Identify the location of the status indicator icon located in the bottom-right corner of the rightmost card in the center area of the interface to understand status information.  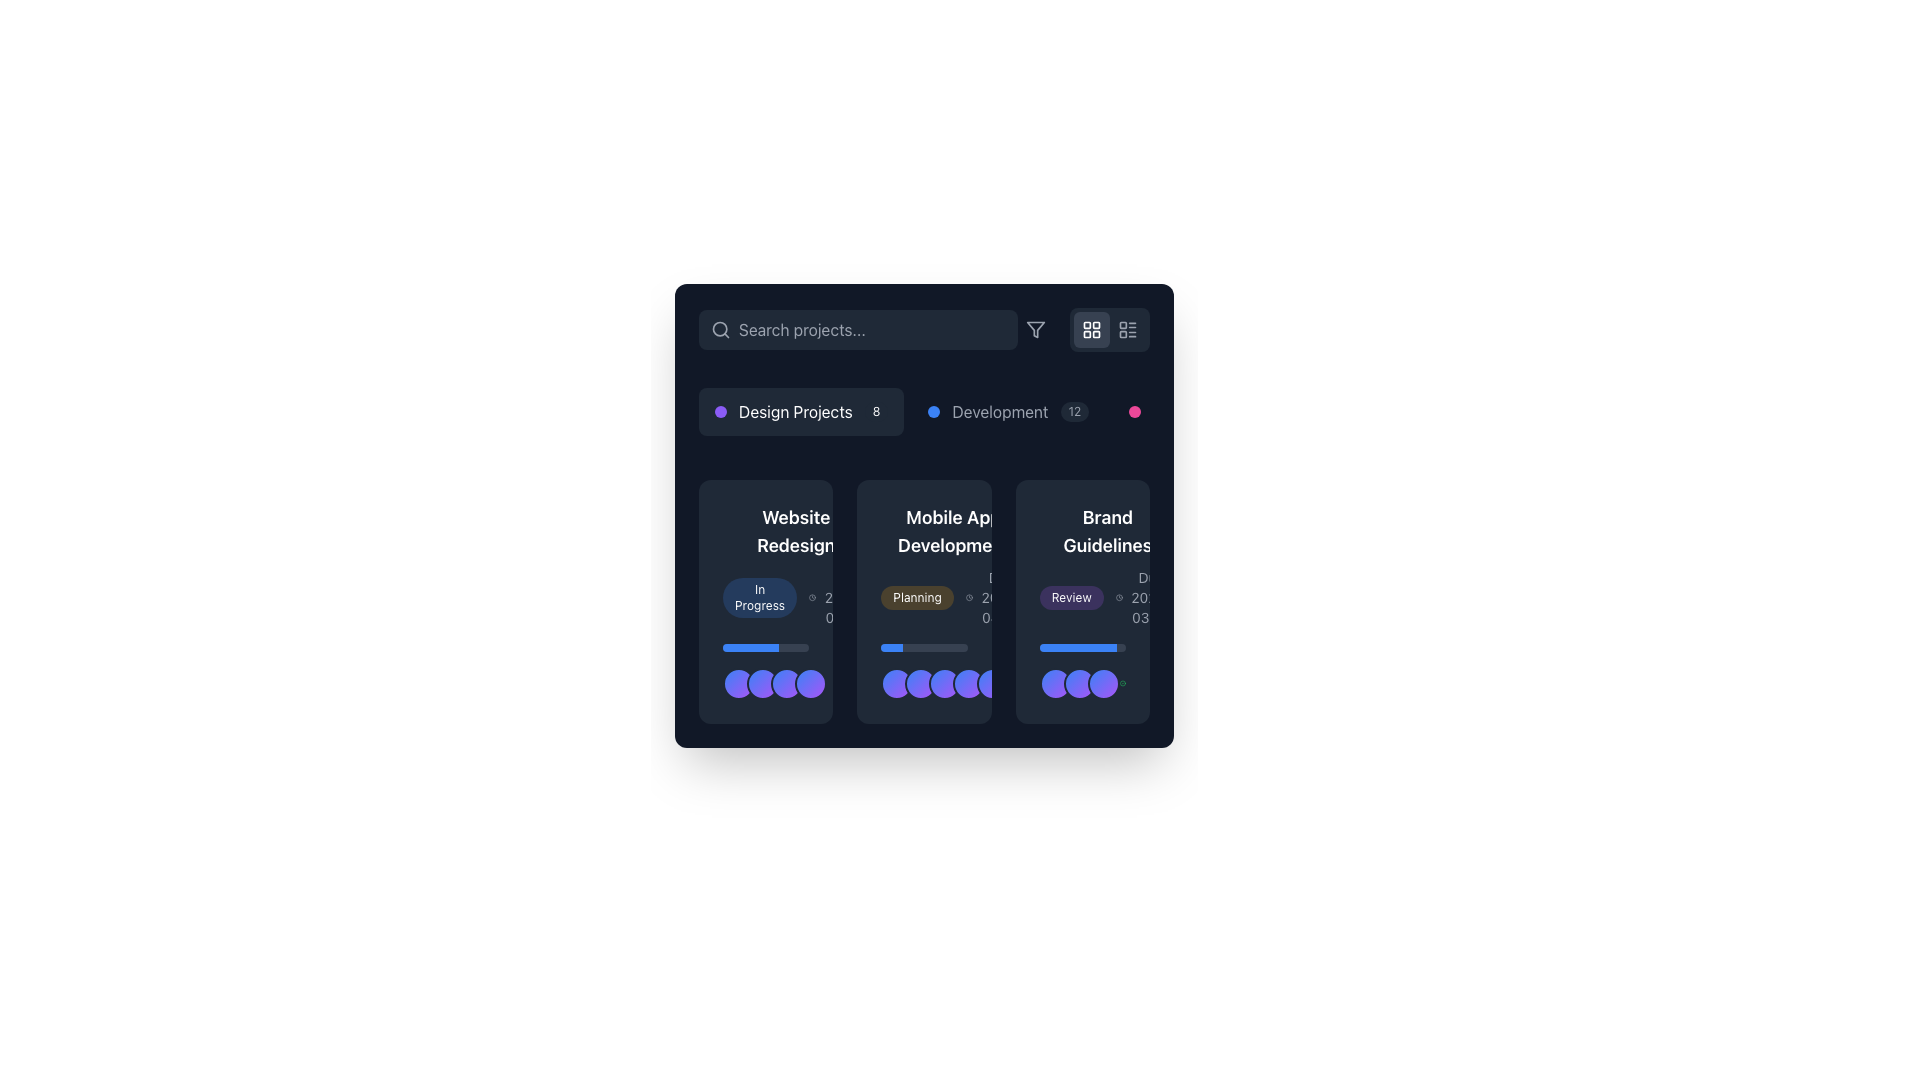
(1122, 682).